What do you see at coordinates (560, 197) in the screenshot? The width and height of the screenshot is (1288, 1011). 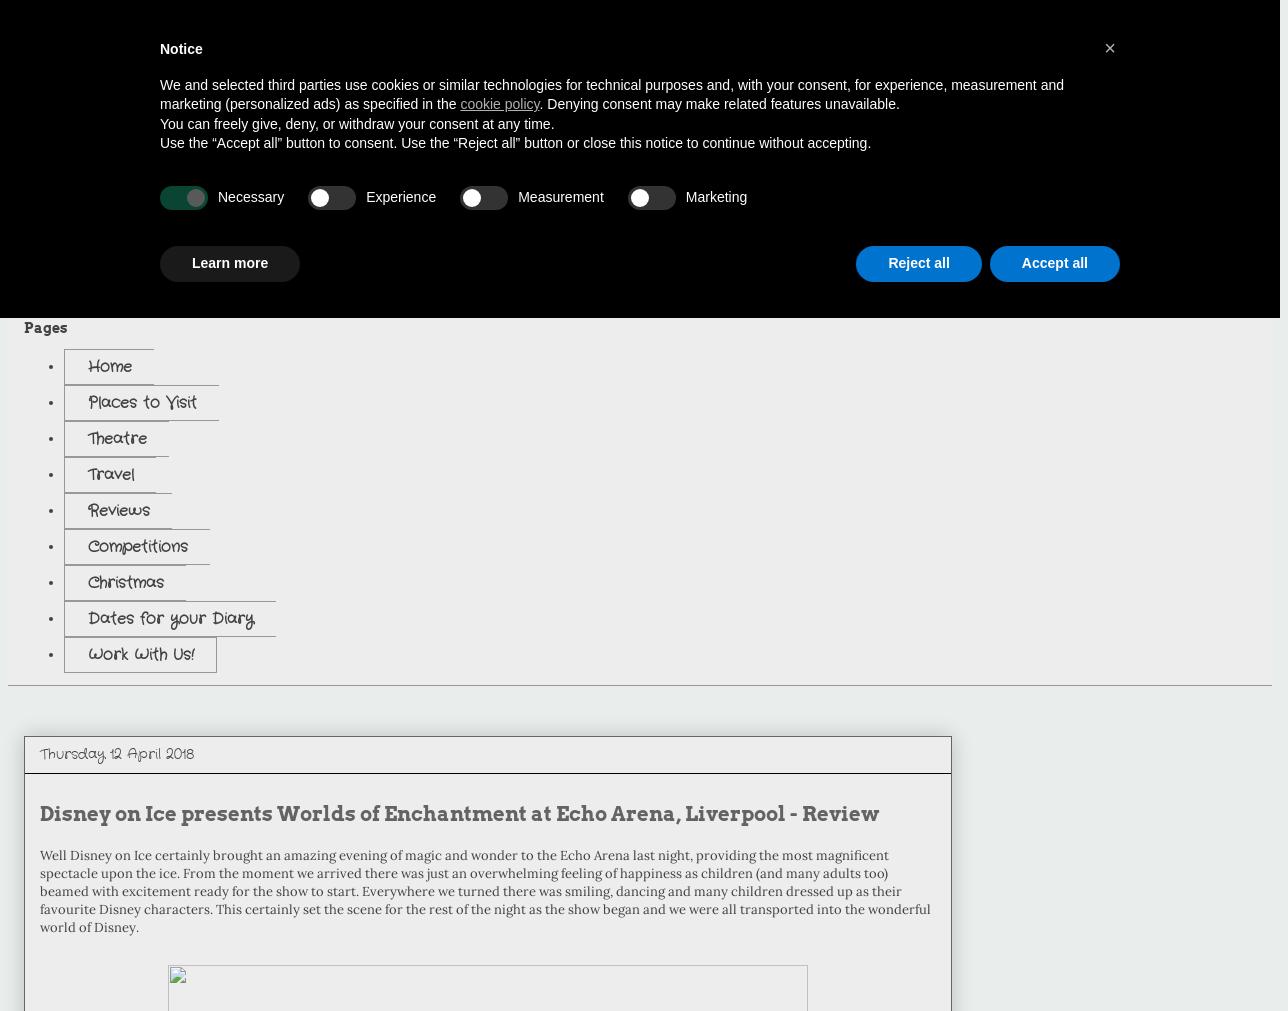 I see `'Measurement'` at bounding box center [560, 197].